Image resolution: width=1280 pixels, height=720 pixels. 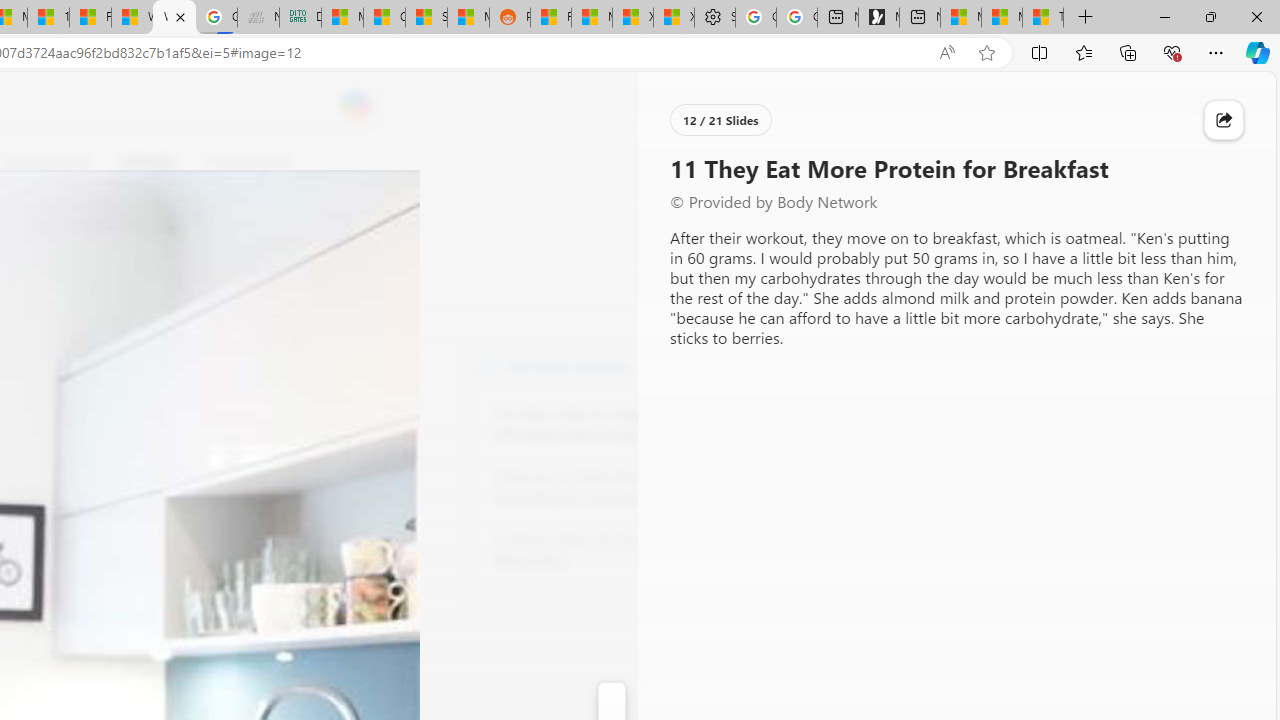 What do you see at coordinates (181, 257) in the screenshot?
I see `'Go to publisher'` at bounding box center [181, 257].